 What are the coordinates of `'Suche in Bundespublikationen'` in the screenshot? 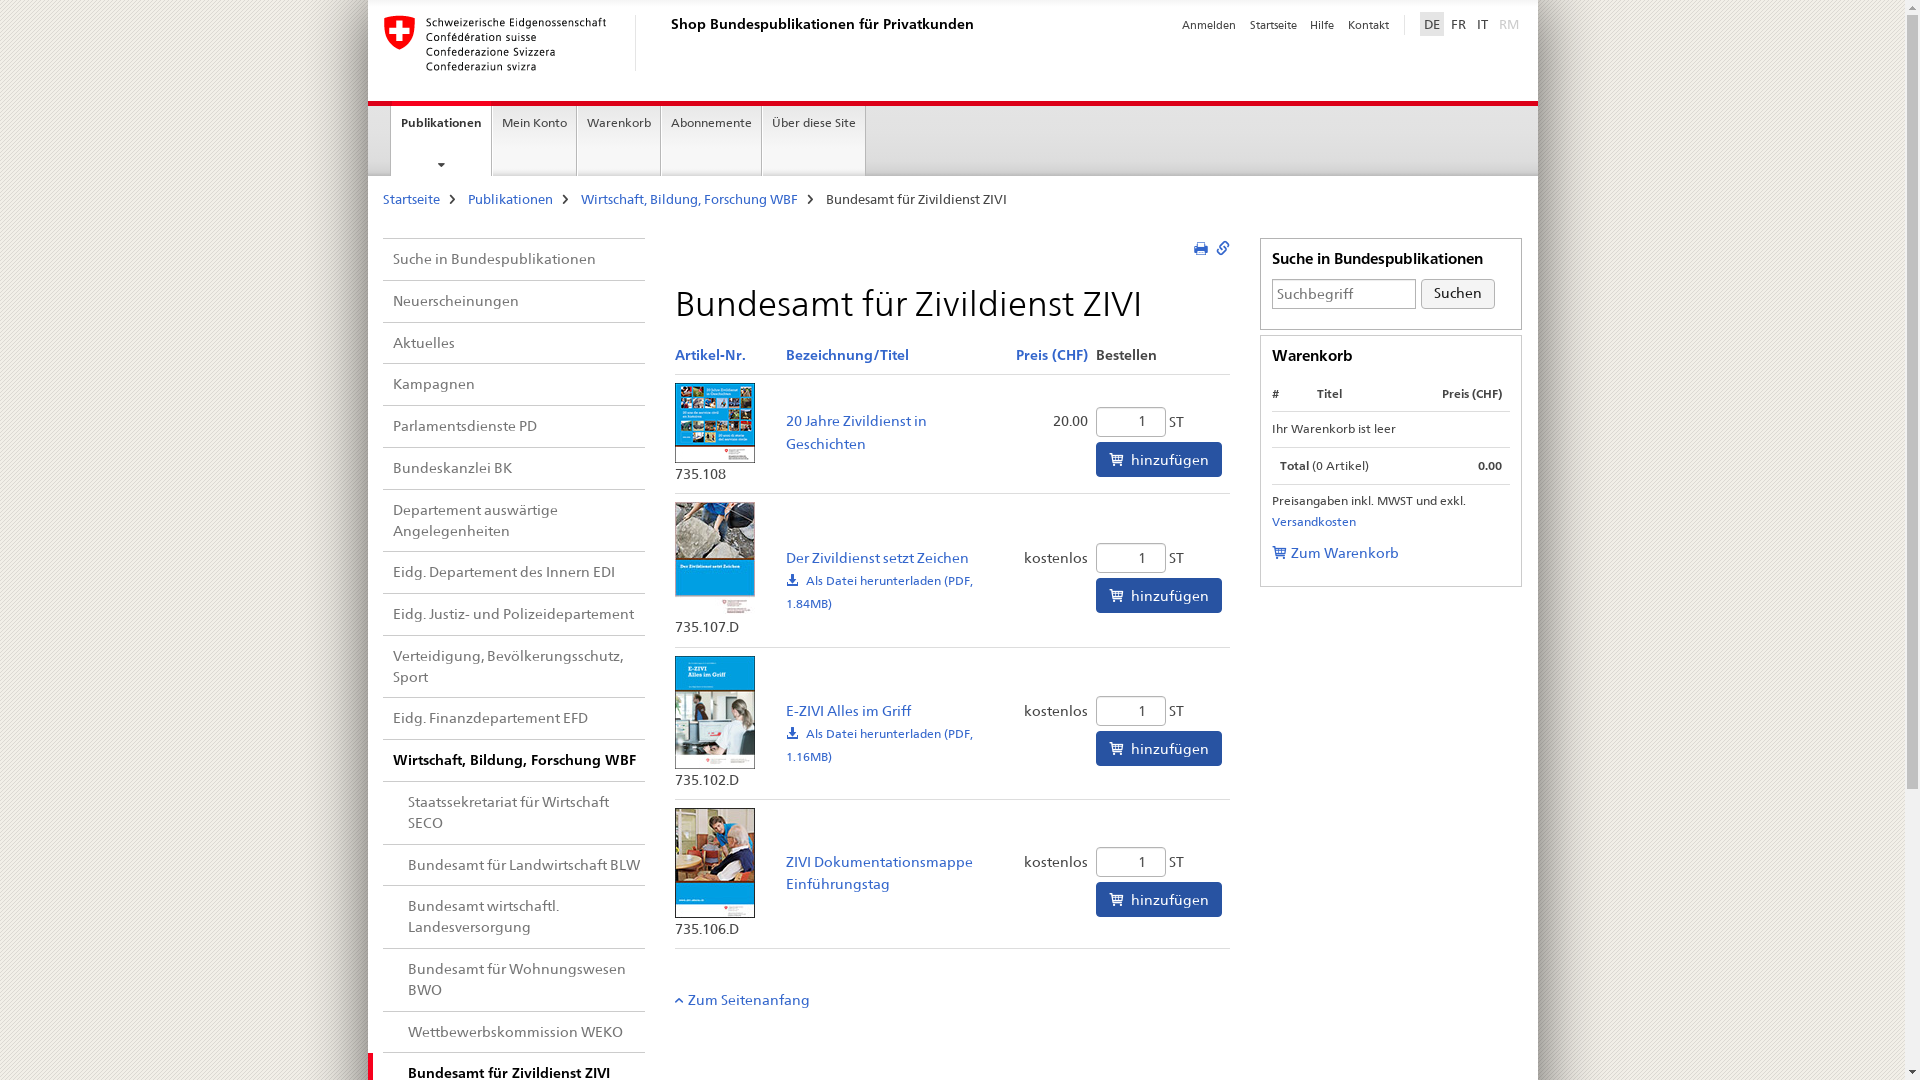 It's located at (382, 258).